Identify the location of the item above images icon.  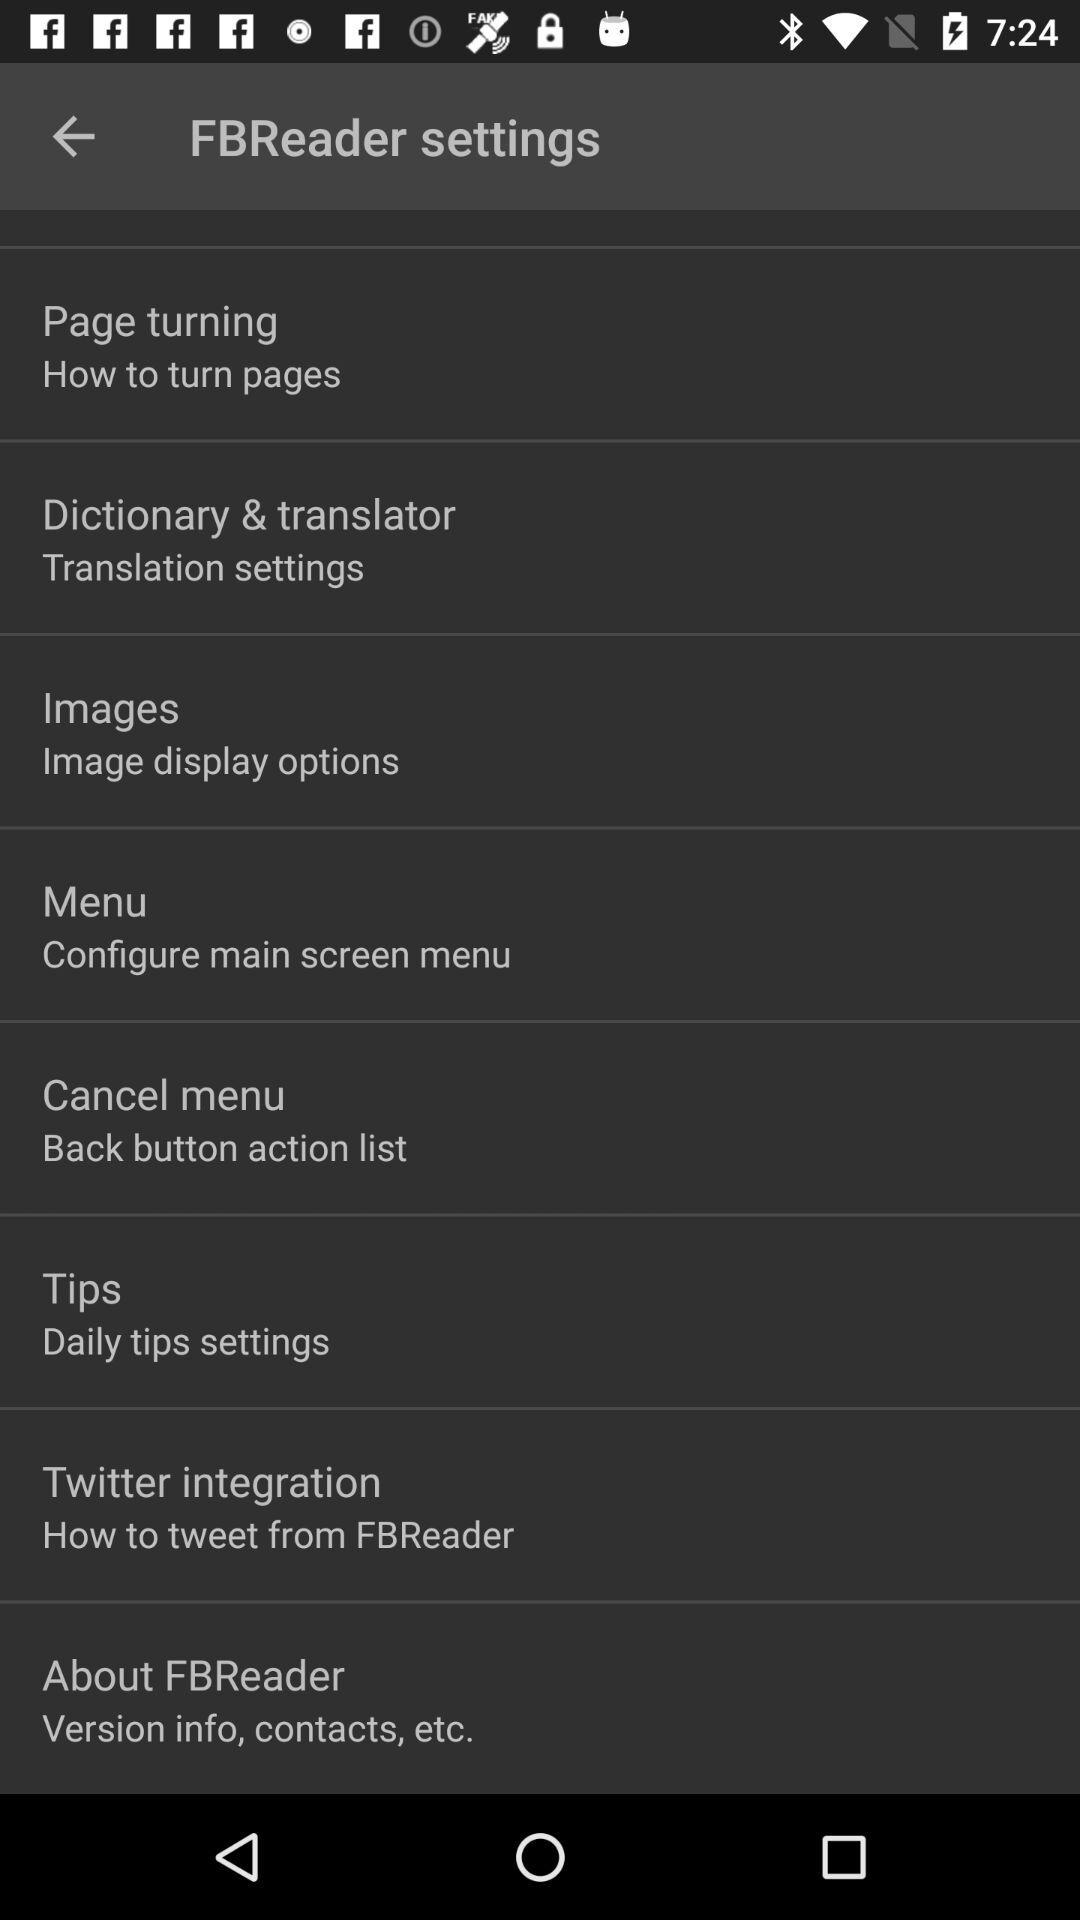
(203, 565).